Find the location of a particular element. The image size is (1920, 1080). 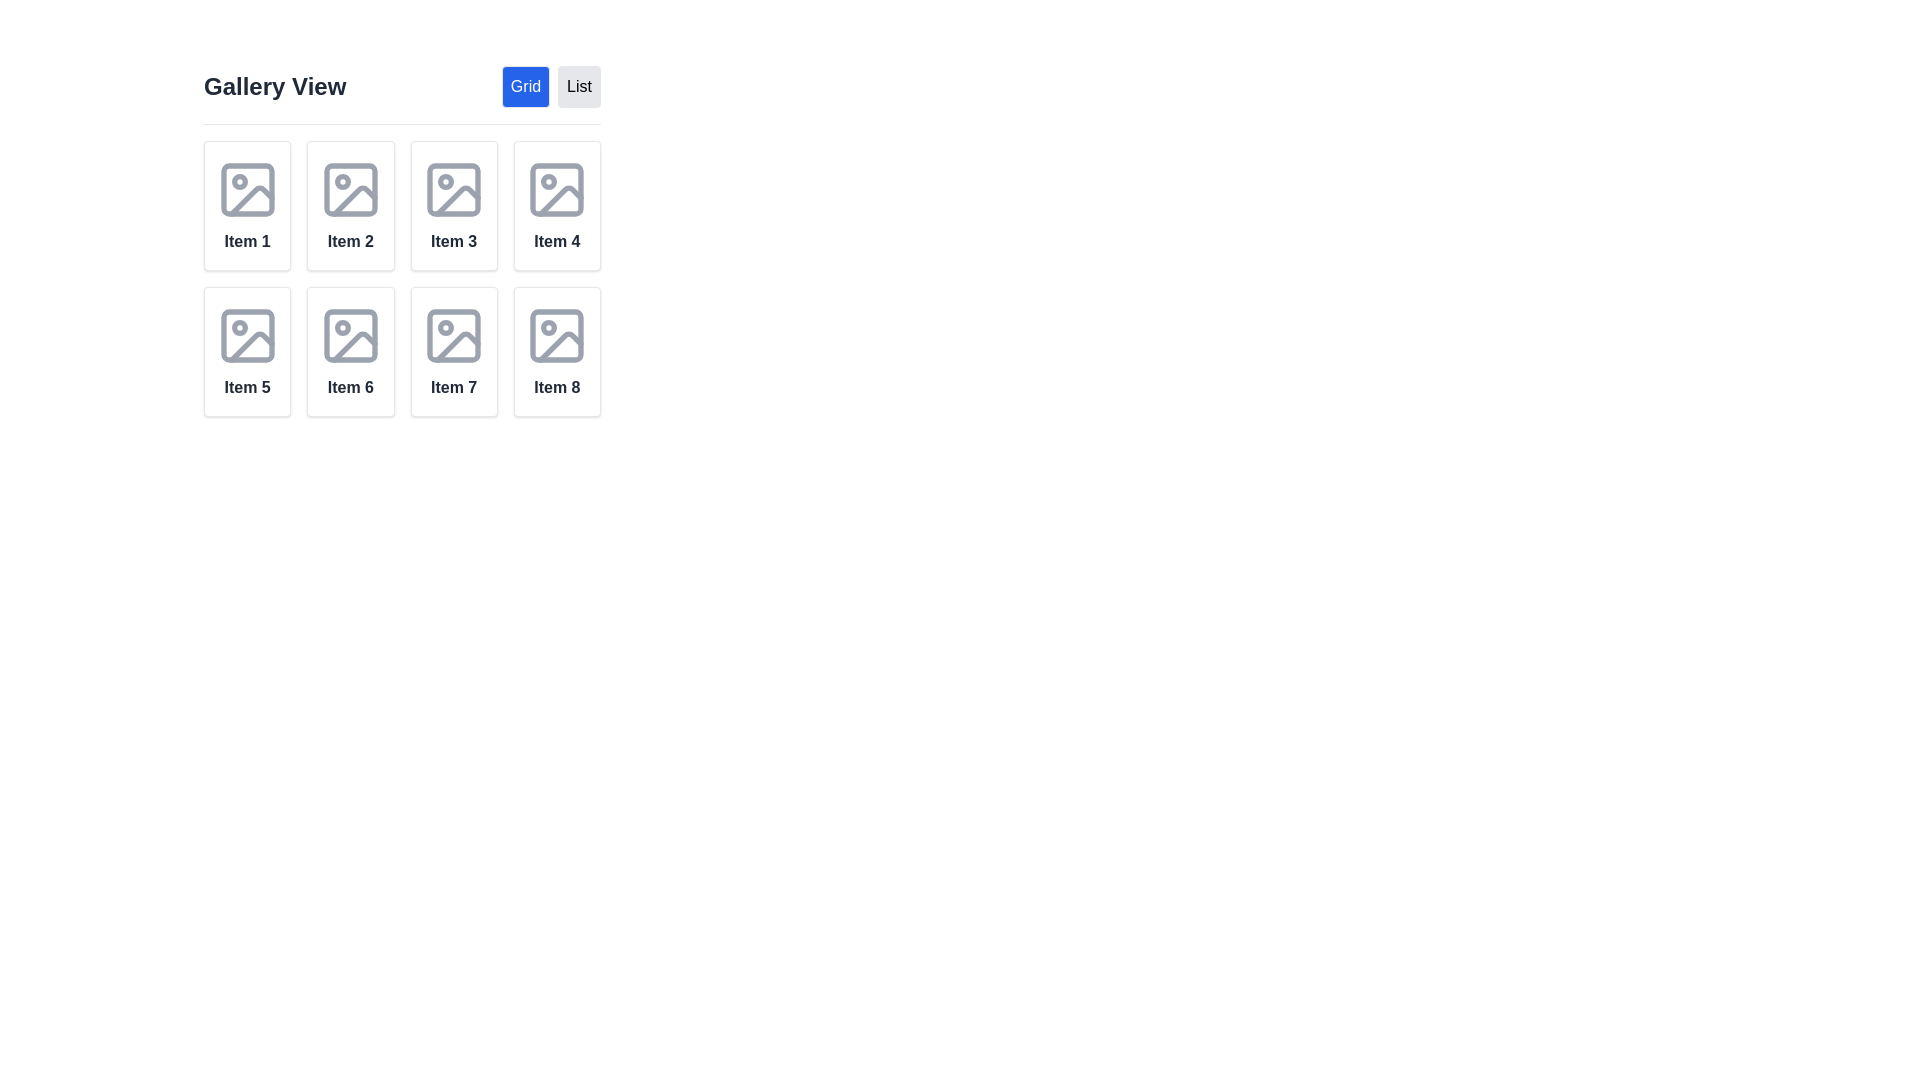

the icon that signifies an image or placeholder for an image, located in the top-center of the card labeled 'Item 2' in the 'Gallery View' grid layout is located at coordinates (350, 189).